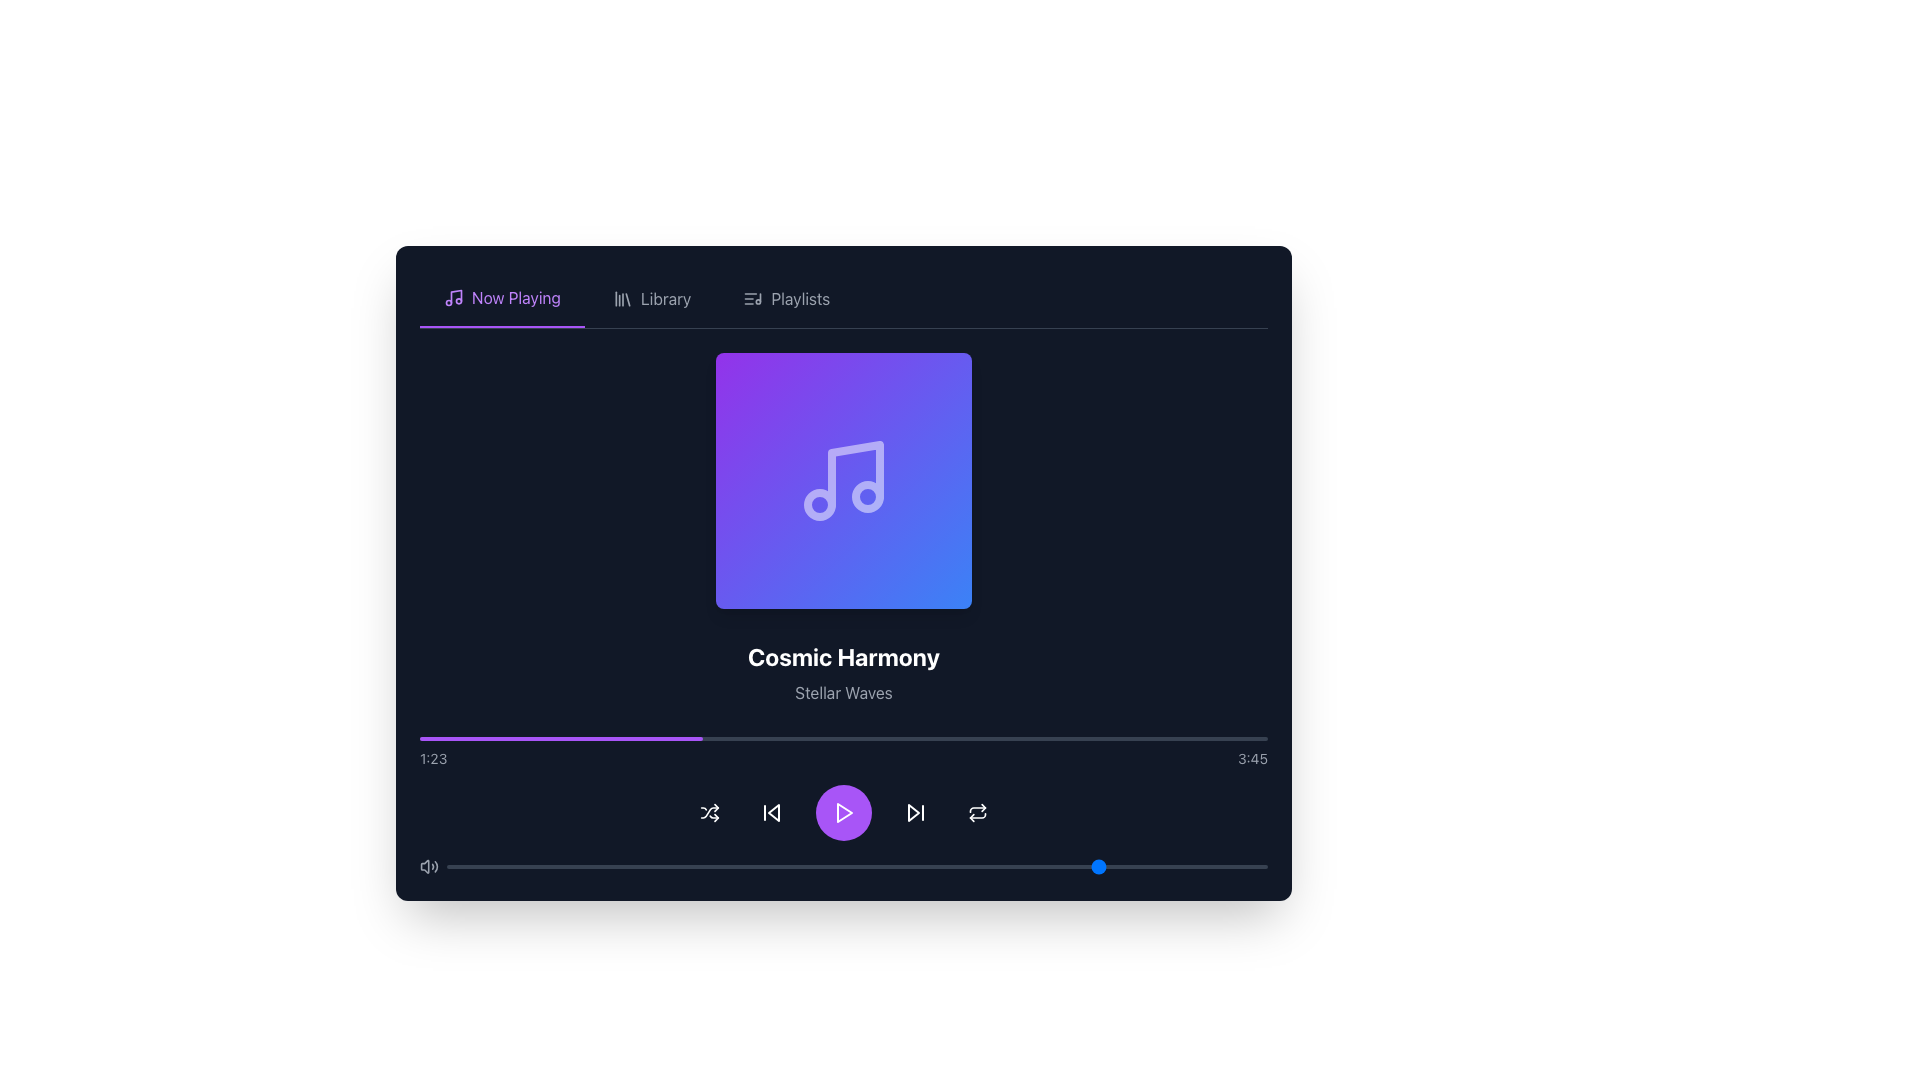 Image resolution: width=1920 pixels, height=1080 pixels. What do you see at coordinates (1251, 759) in the screenshot?
I see `the static text label indicating the total duration of the currently playing audio or video file, located at the bottom-right corner of the interface` at bounding box center [1251, 759].